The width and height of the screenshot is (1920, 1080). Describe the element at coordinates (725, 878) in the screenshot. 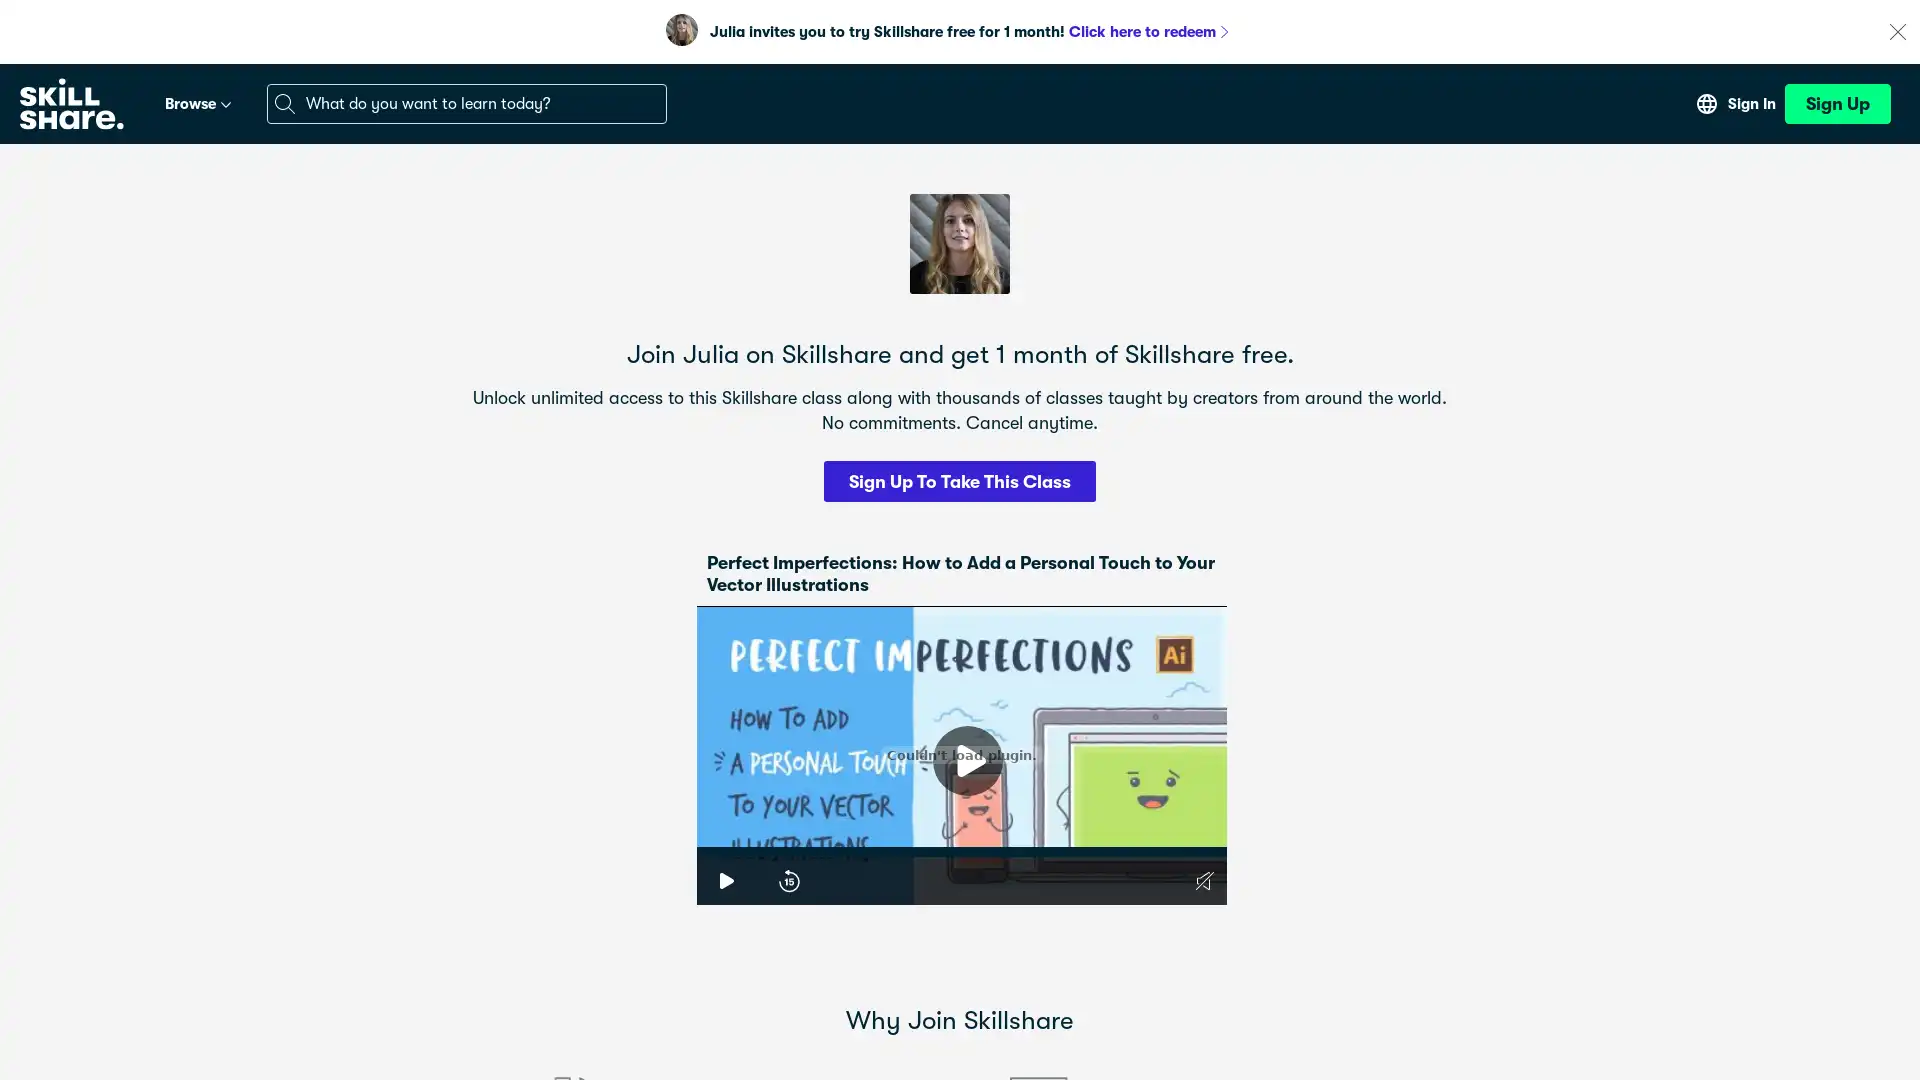

I see `Play` at that location.